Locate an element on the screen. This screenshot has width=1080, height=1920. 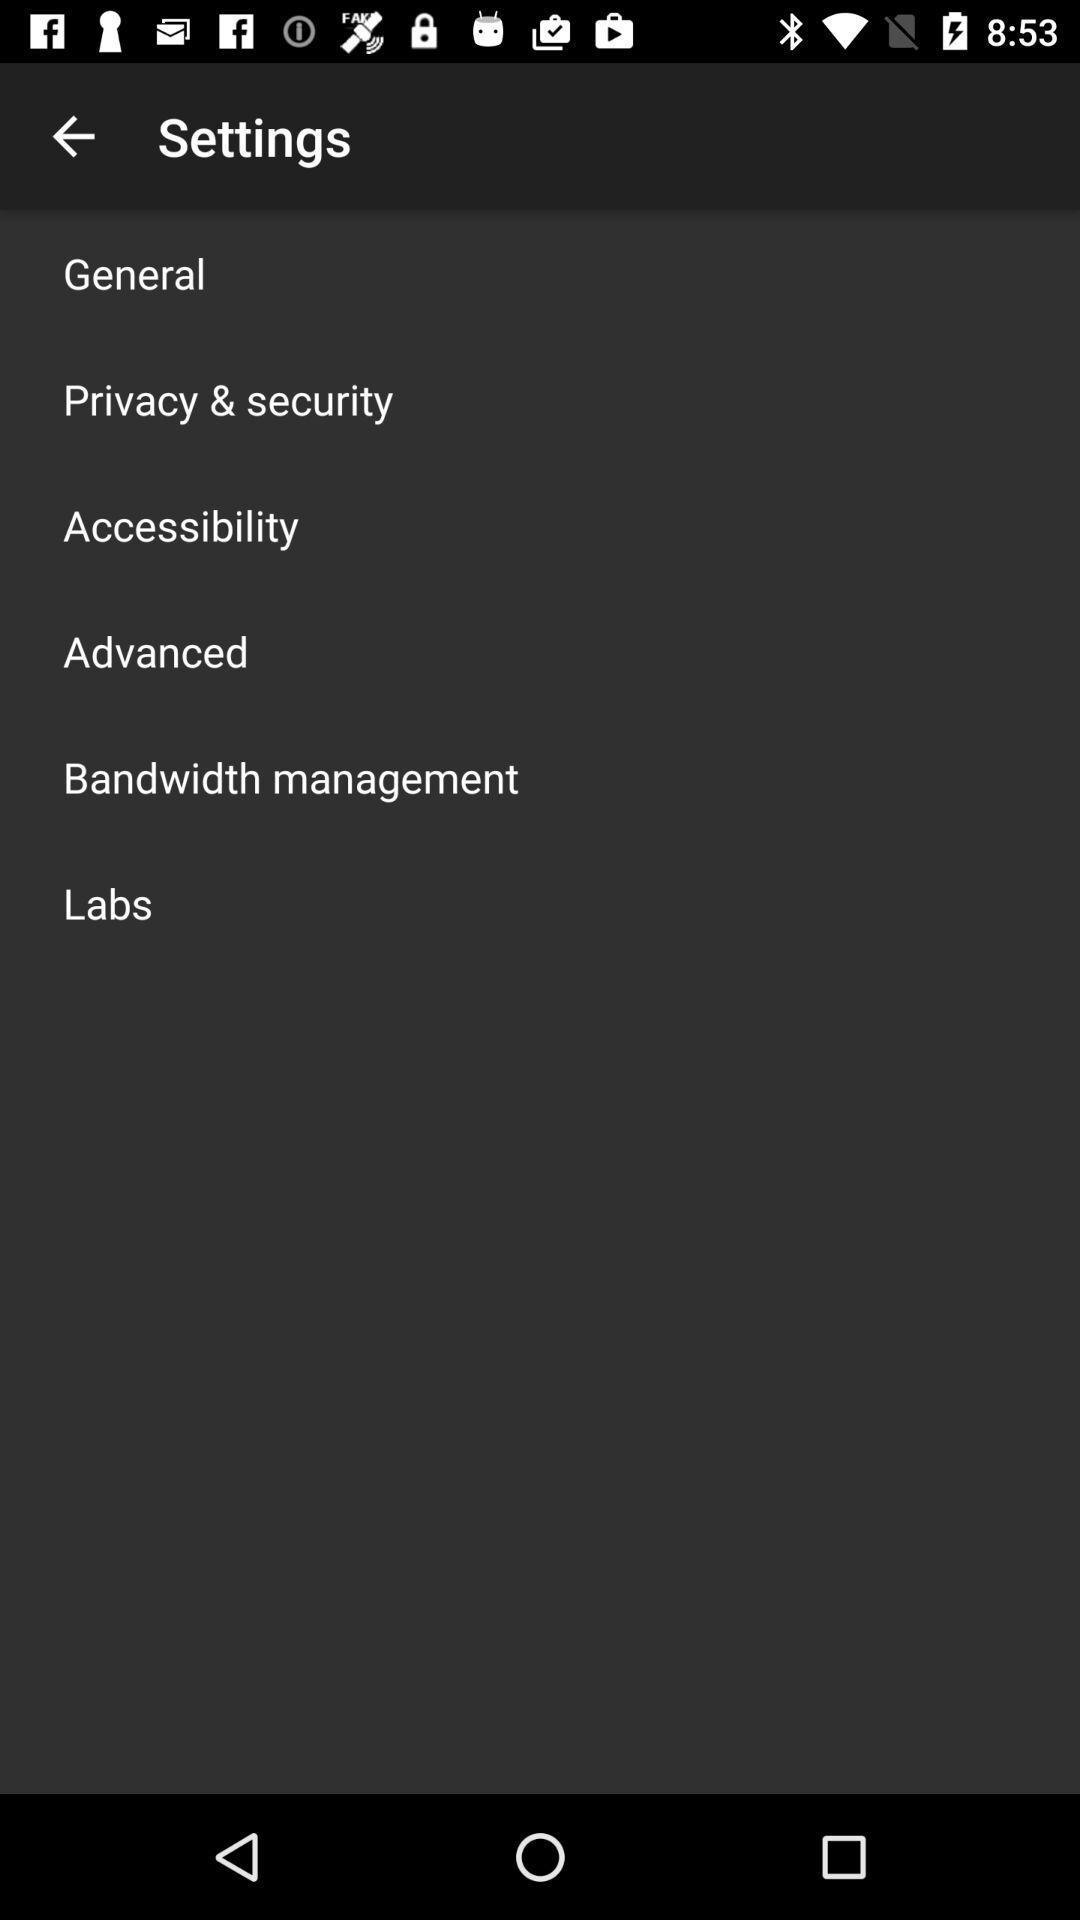
the app below advanced item is located at coordinates (290, 776).